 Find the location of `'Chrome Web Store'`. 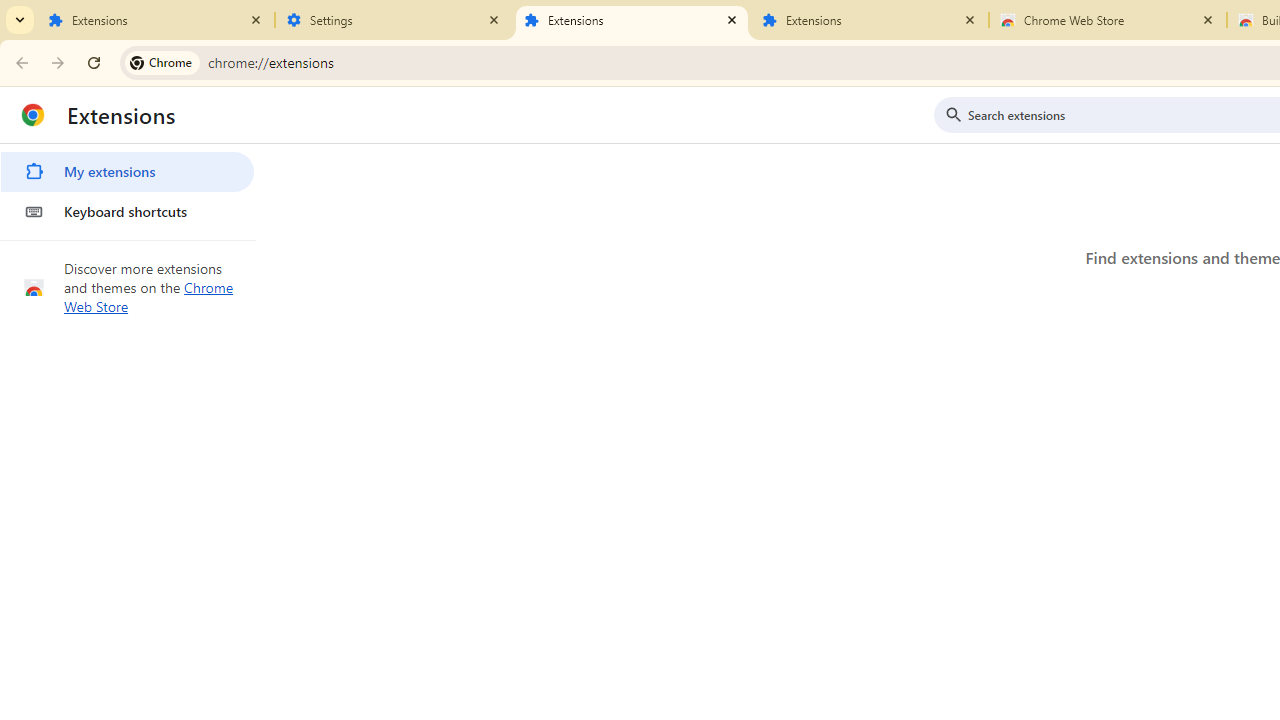

'Chrome Web Store' is located at coordinates (1107, 20).